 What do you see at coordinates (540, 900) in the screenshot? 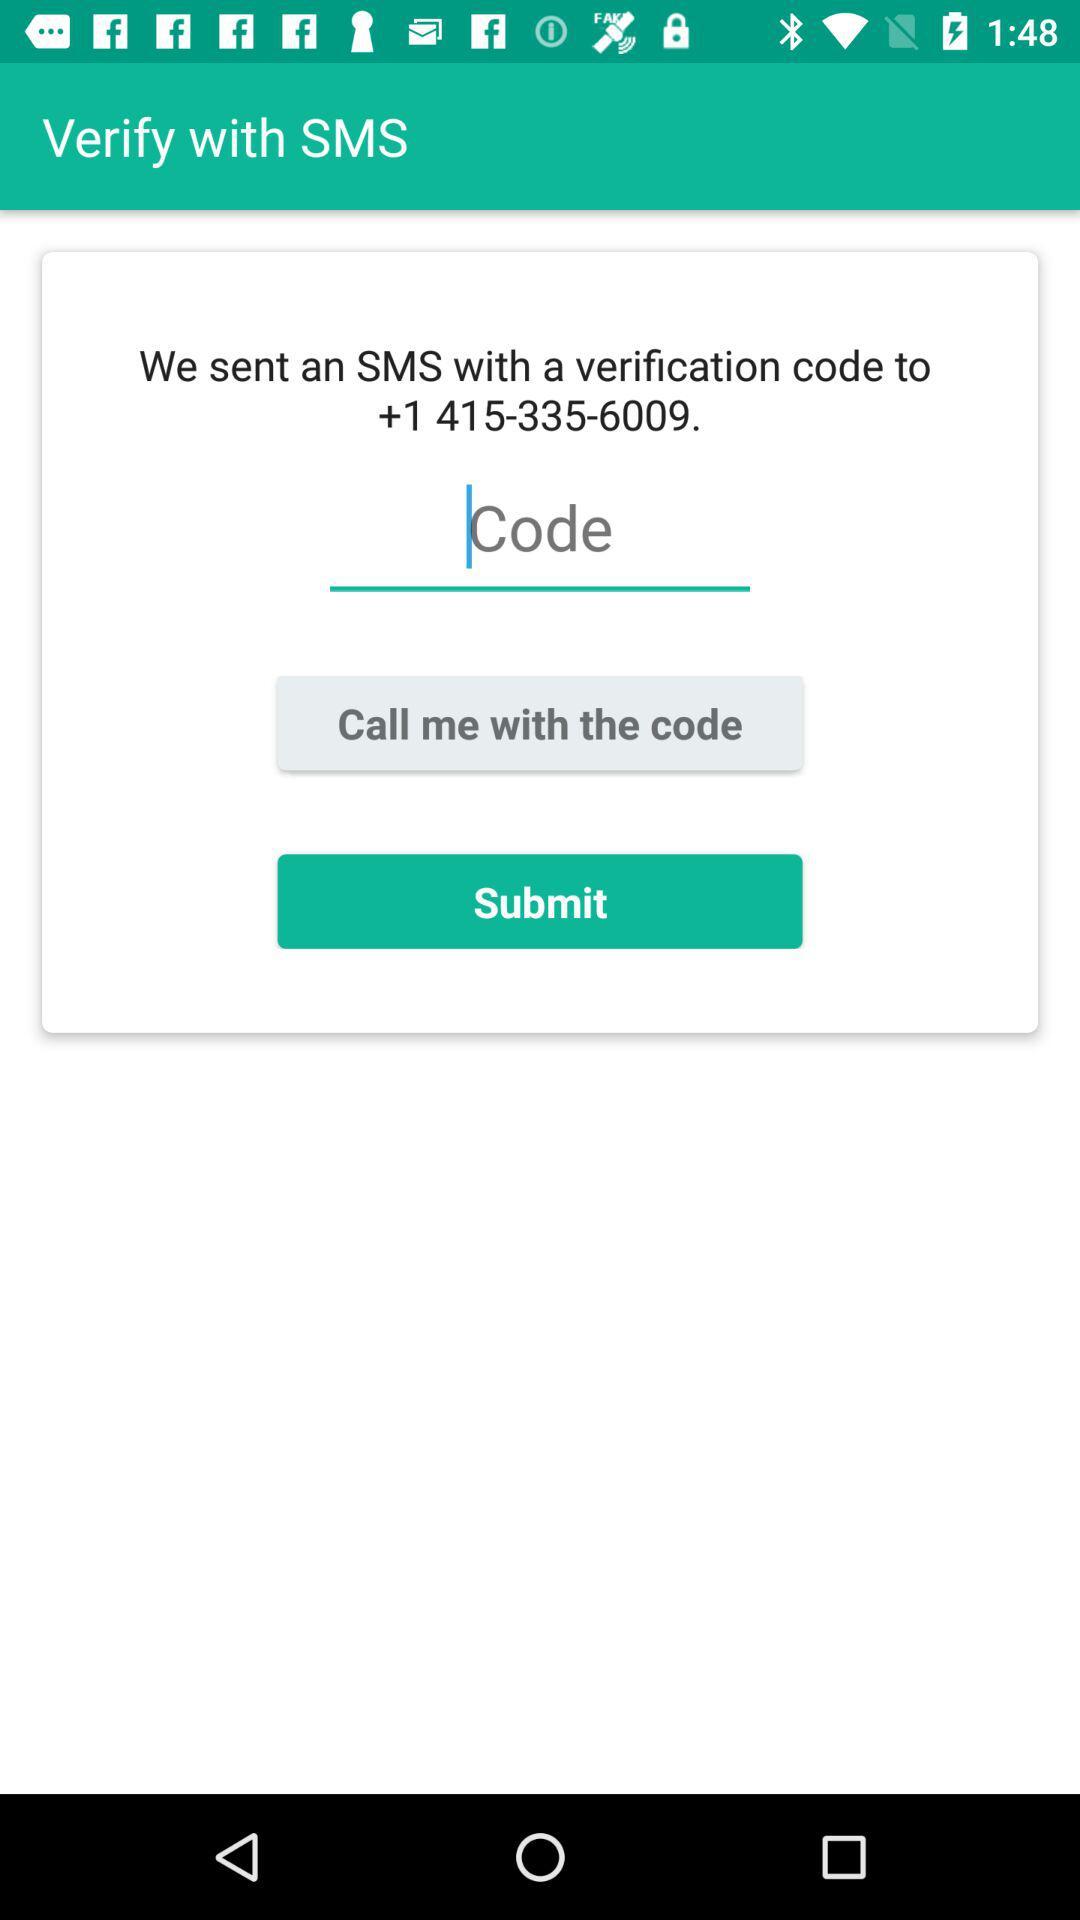
I see `the submit` at bounding box center [540, 900].